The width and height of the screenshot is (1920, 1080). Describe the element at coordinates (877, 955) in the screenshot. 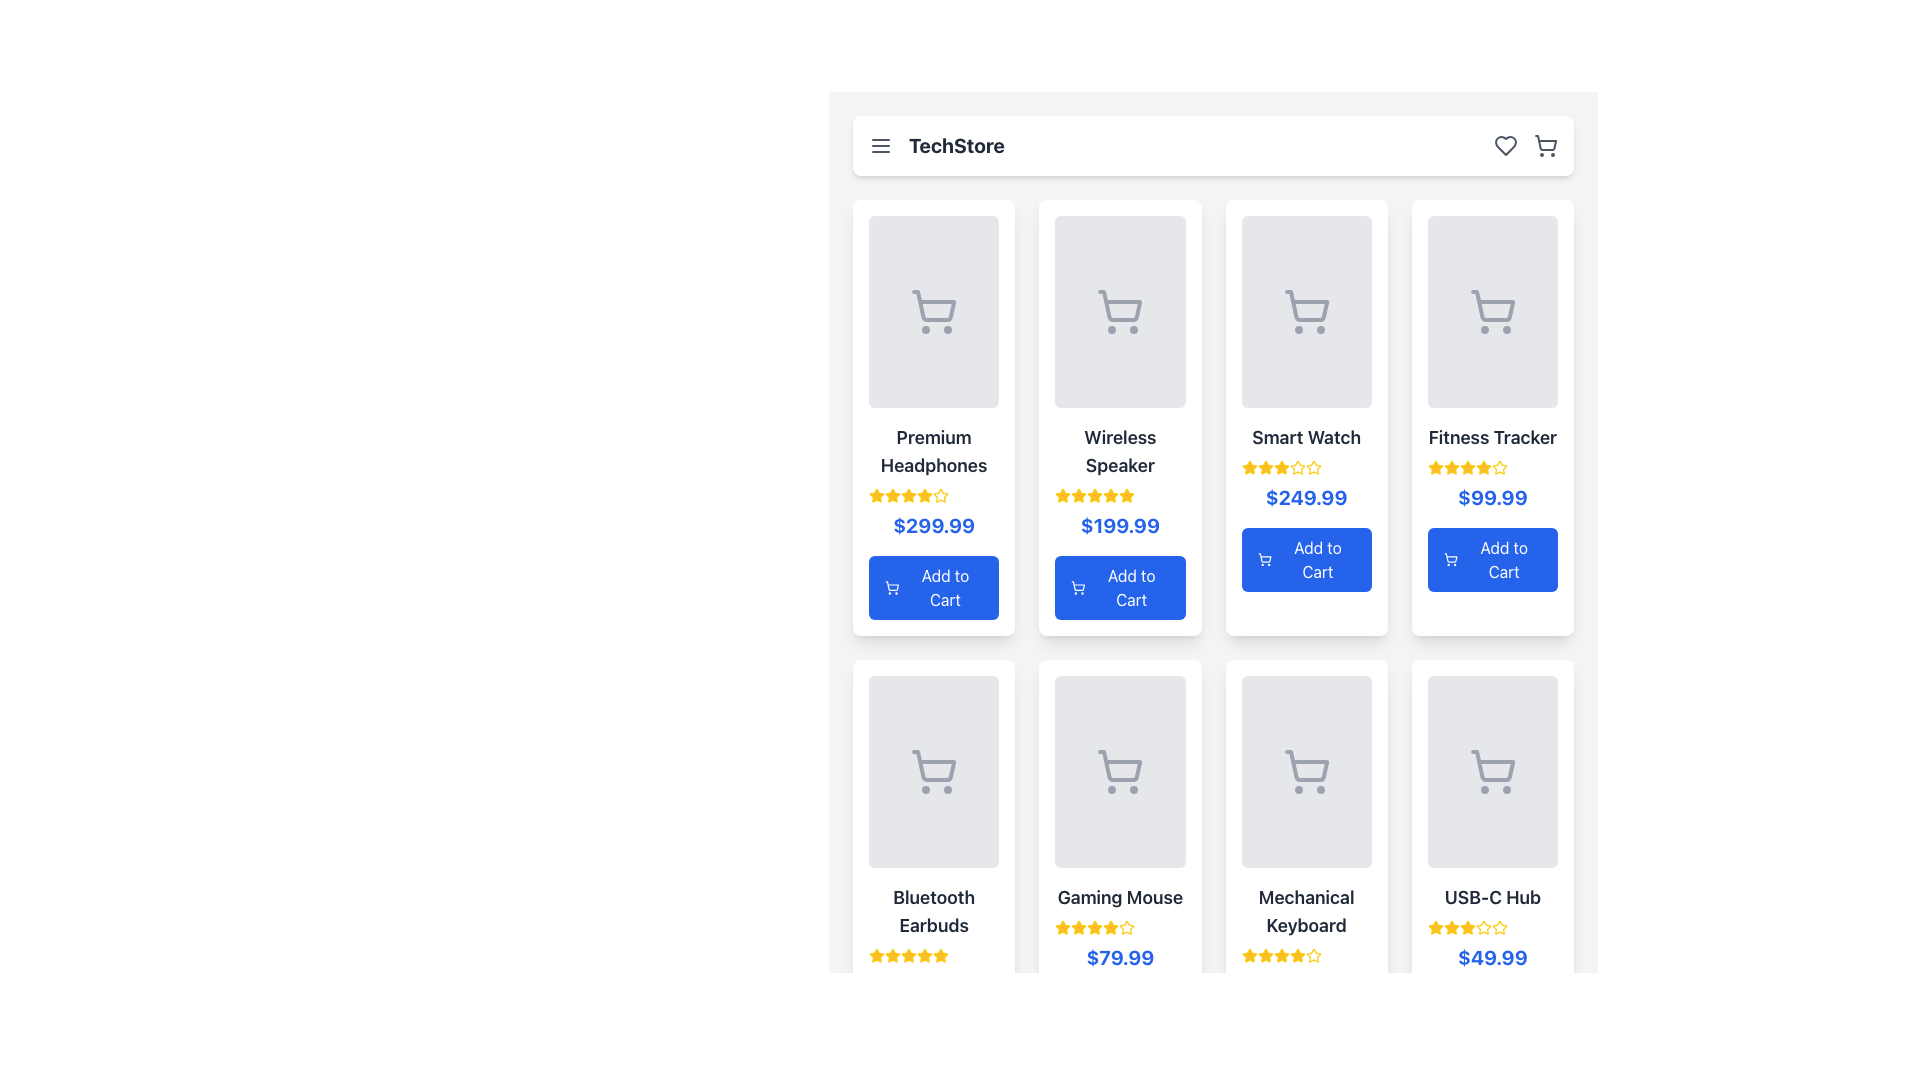

I see `the first yellow star icon in the star rating group below the 'Bluetooth Earbuds' product description` at that location.